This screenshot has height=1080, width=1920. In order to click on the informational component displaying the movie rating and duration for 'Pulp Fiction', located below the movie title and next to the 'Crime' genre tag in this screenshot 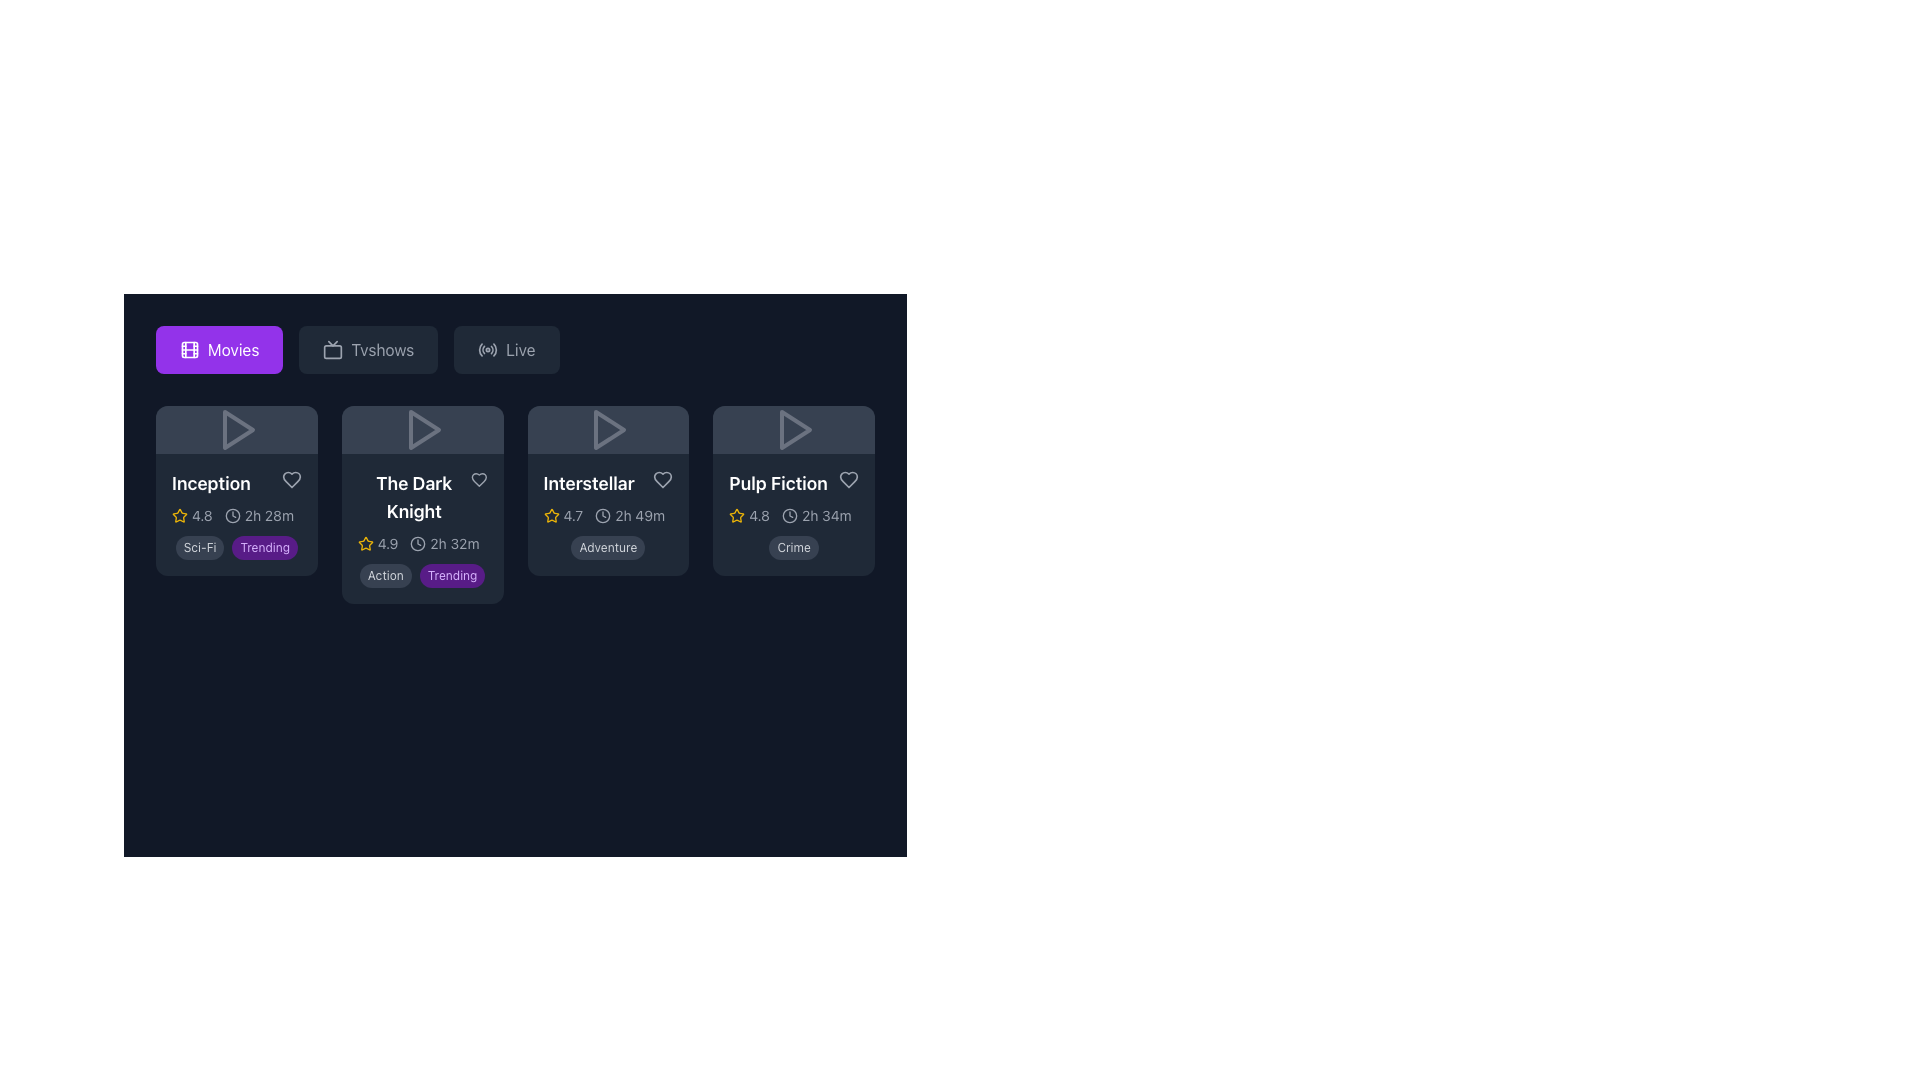, I will do `click(793, 515)`.